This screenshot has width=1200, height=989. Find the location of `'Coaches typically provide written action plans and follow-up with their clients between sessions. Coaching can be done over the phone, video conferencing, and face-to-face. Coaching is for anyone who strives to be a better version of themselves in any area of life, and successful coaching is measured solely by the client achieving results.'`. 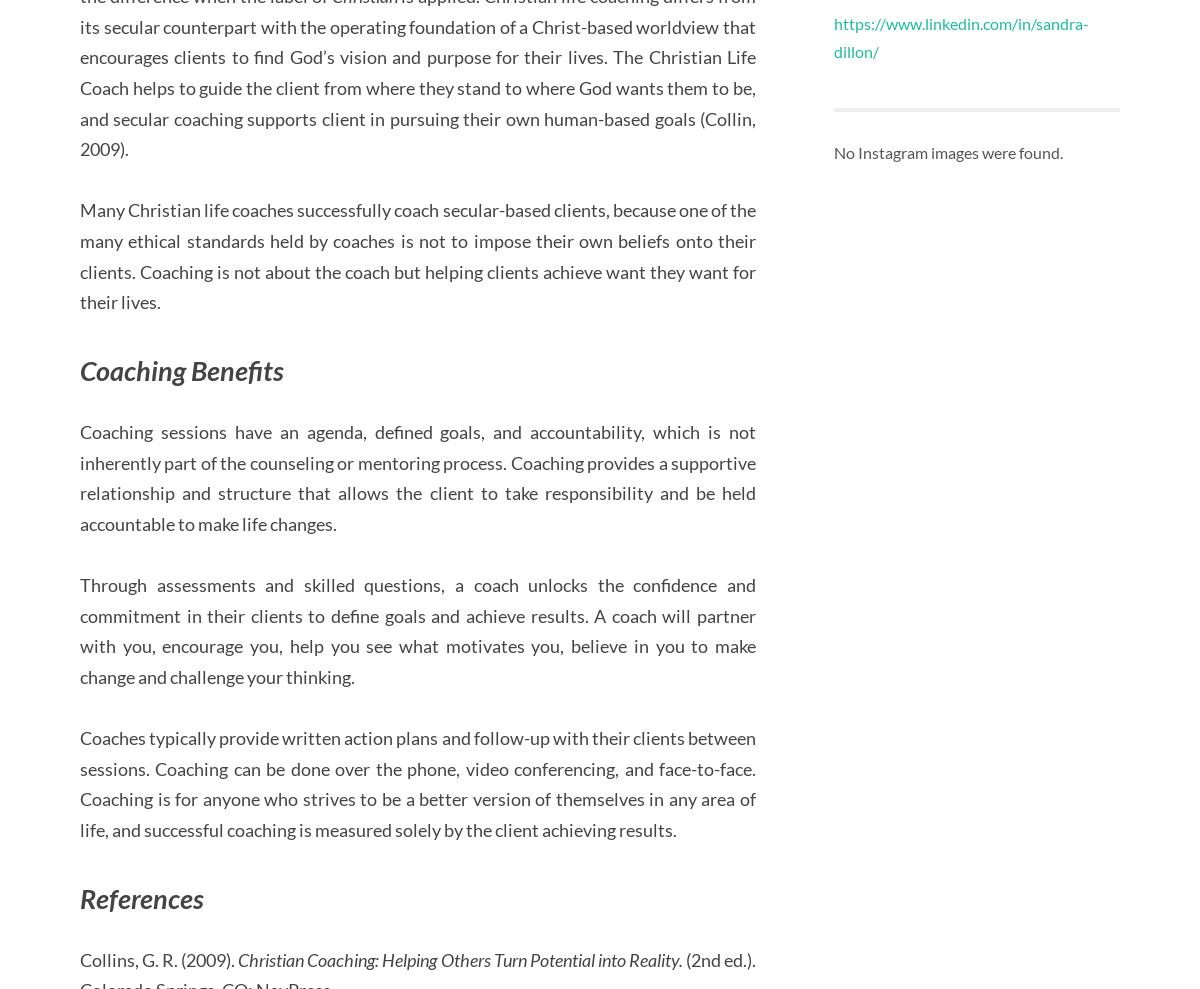

'Coaches typically provide written action plans and follow-up with their clients between sessions. Coaching can be done over the phone, video conferencing, and face-to-face. Coaching is for anyone who strives to be a better version of themselves in any area of life, and successful coaching is measured solely by the client achieving results.' is located at coordinates (417, 782).